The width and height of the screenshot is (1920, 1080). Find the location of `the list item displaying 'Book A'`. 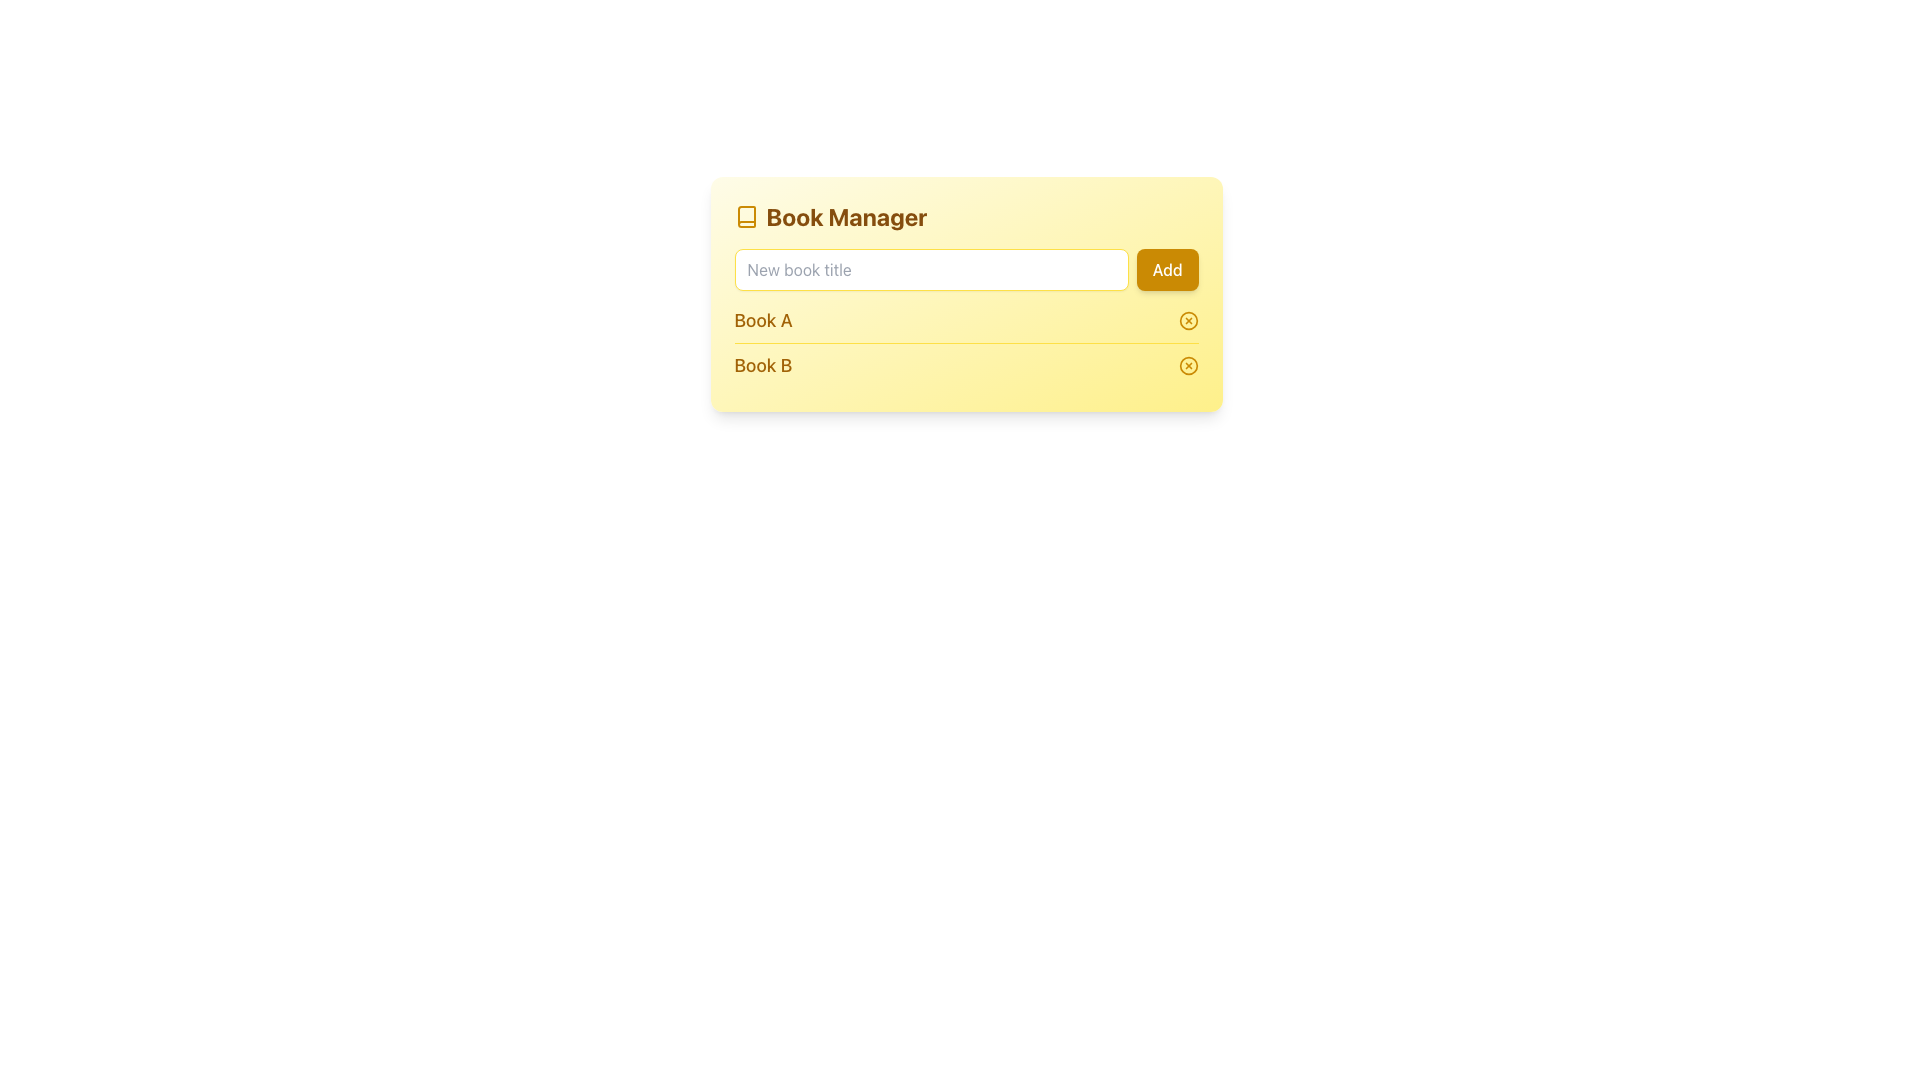

the list item displaying 'Book A' is located at coordinates (966, 319).